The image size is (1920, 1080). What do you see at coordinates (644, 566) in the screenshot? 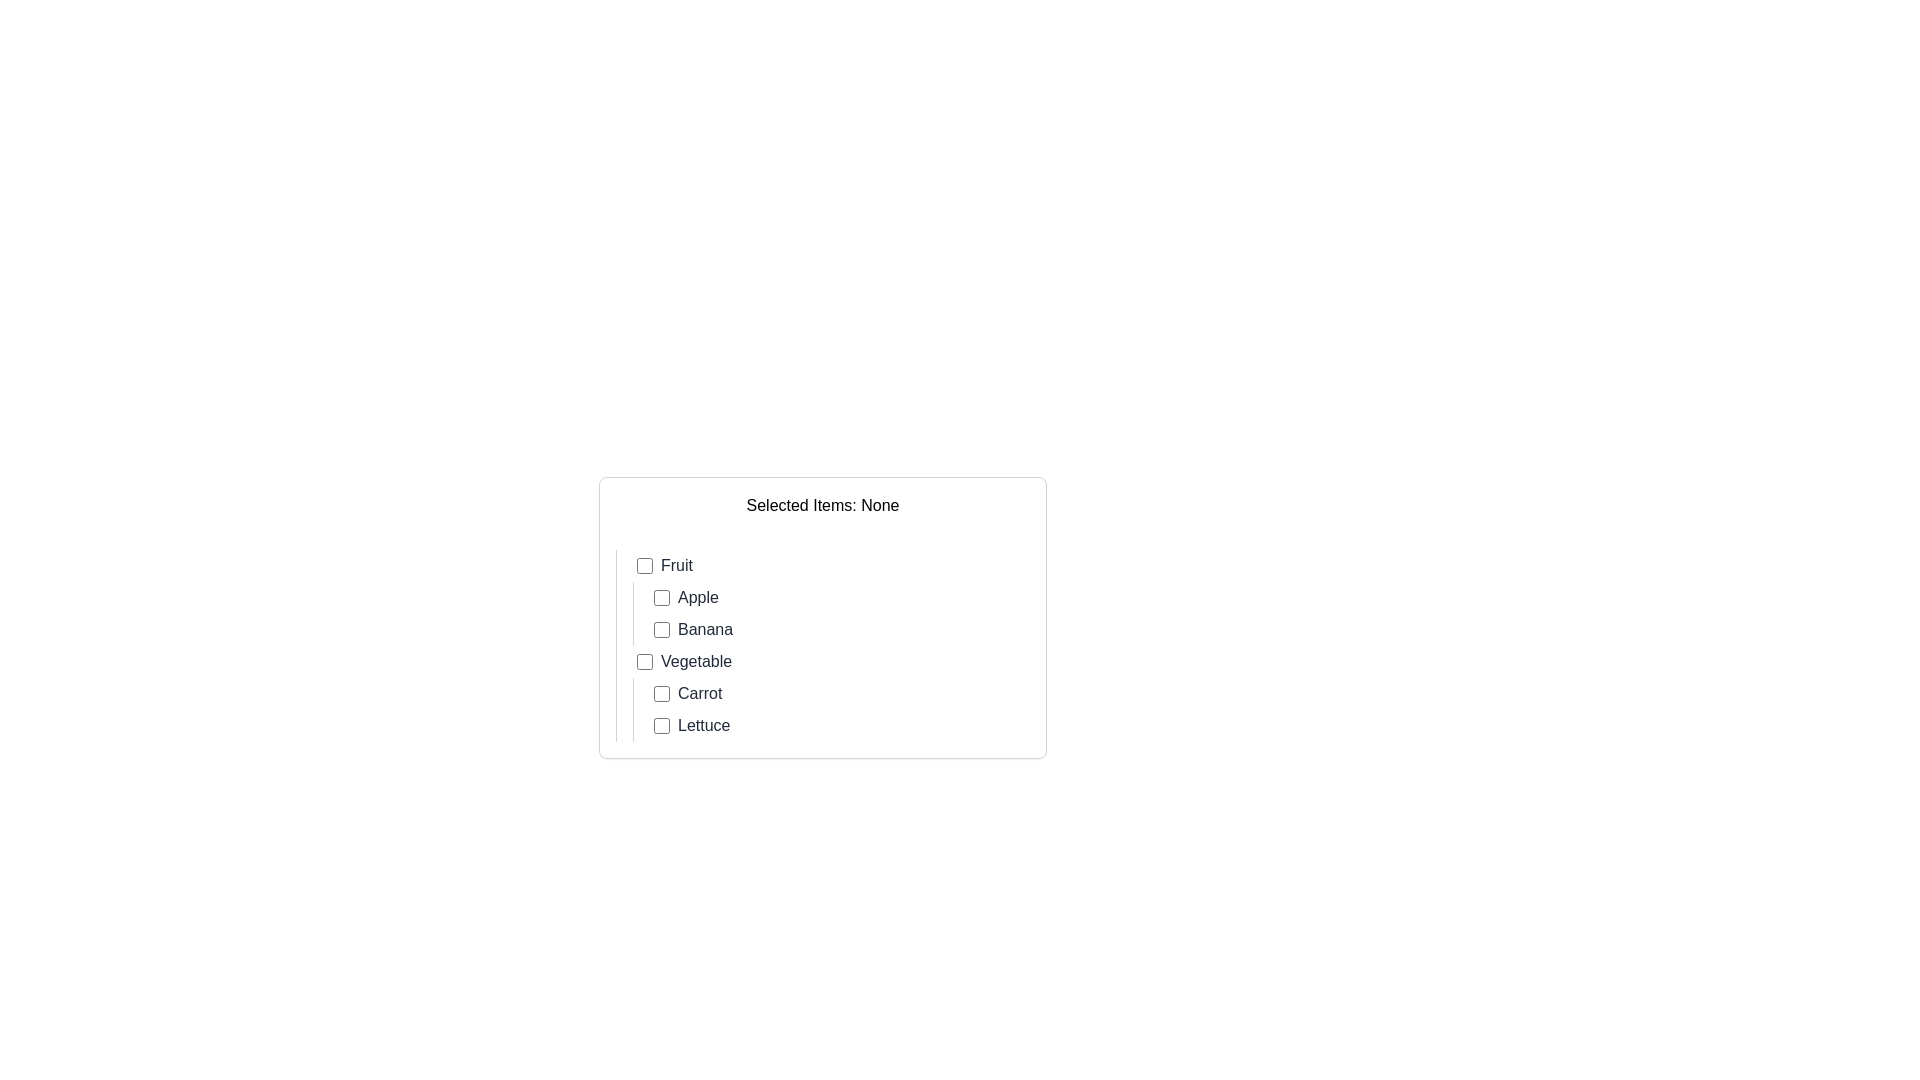
I see `the checkbox for 'Fruit'` at bounding box center [644, 566].